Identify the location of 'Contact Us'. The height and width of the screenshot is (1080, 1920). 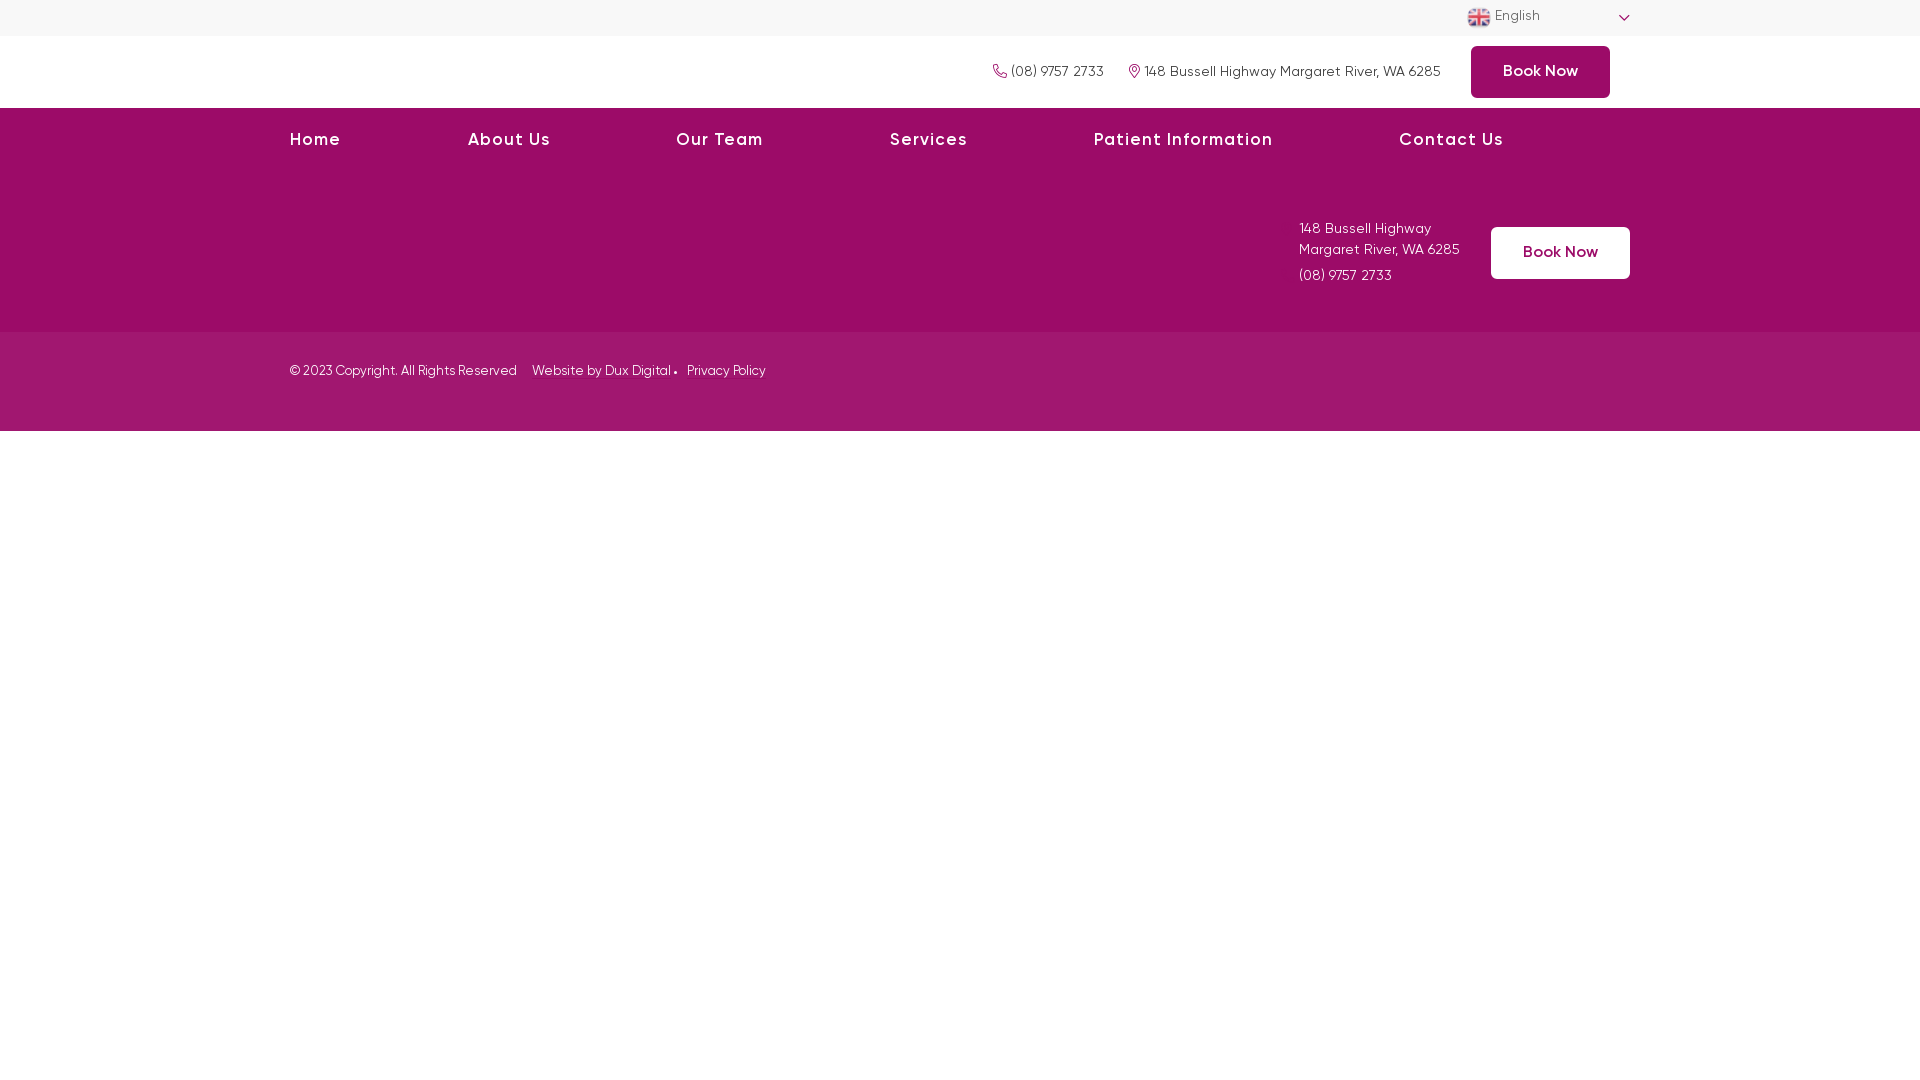
(1450, 140).